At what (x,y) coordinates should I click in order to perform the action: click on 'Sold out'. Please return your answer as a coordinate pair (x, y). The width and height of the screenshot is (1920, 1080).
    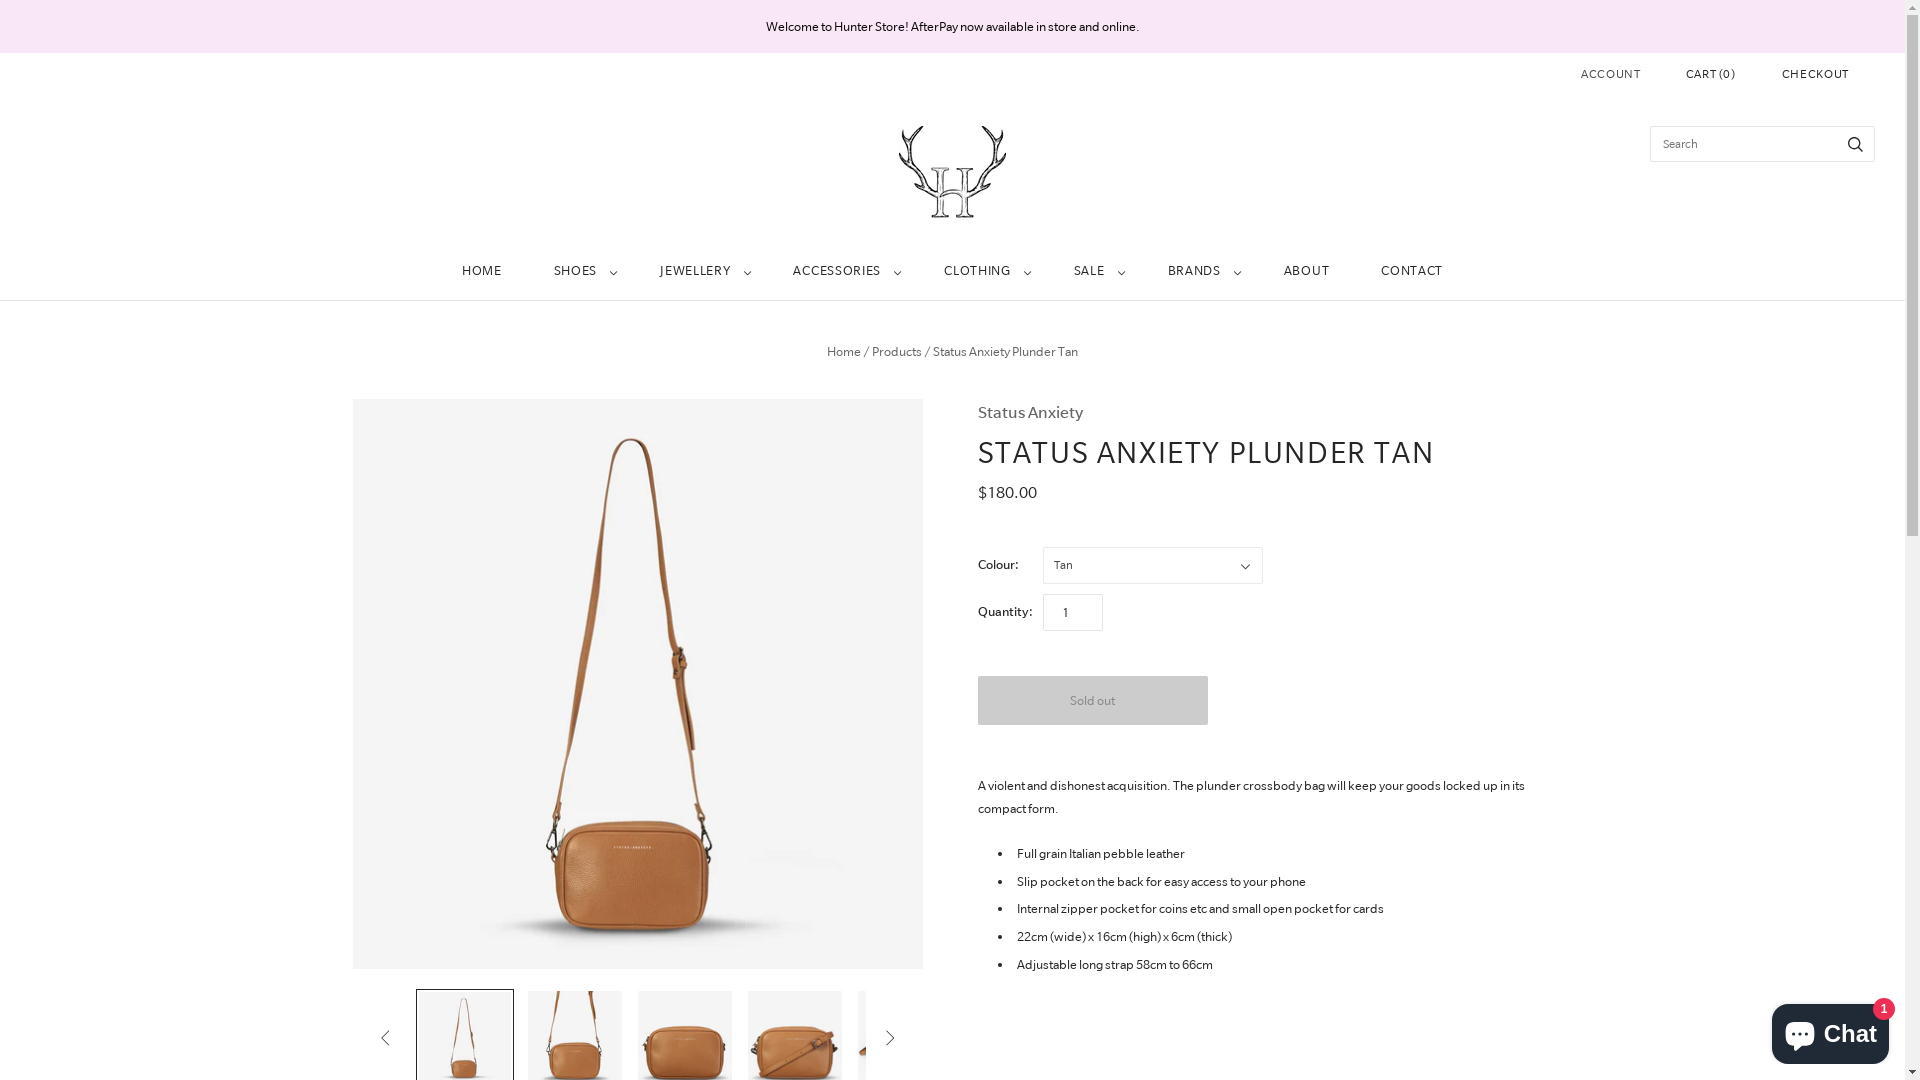
    Looking at the image, I should click on (1092, 699).